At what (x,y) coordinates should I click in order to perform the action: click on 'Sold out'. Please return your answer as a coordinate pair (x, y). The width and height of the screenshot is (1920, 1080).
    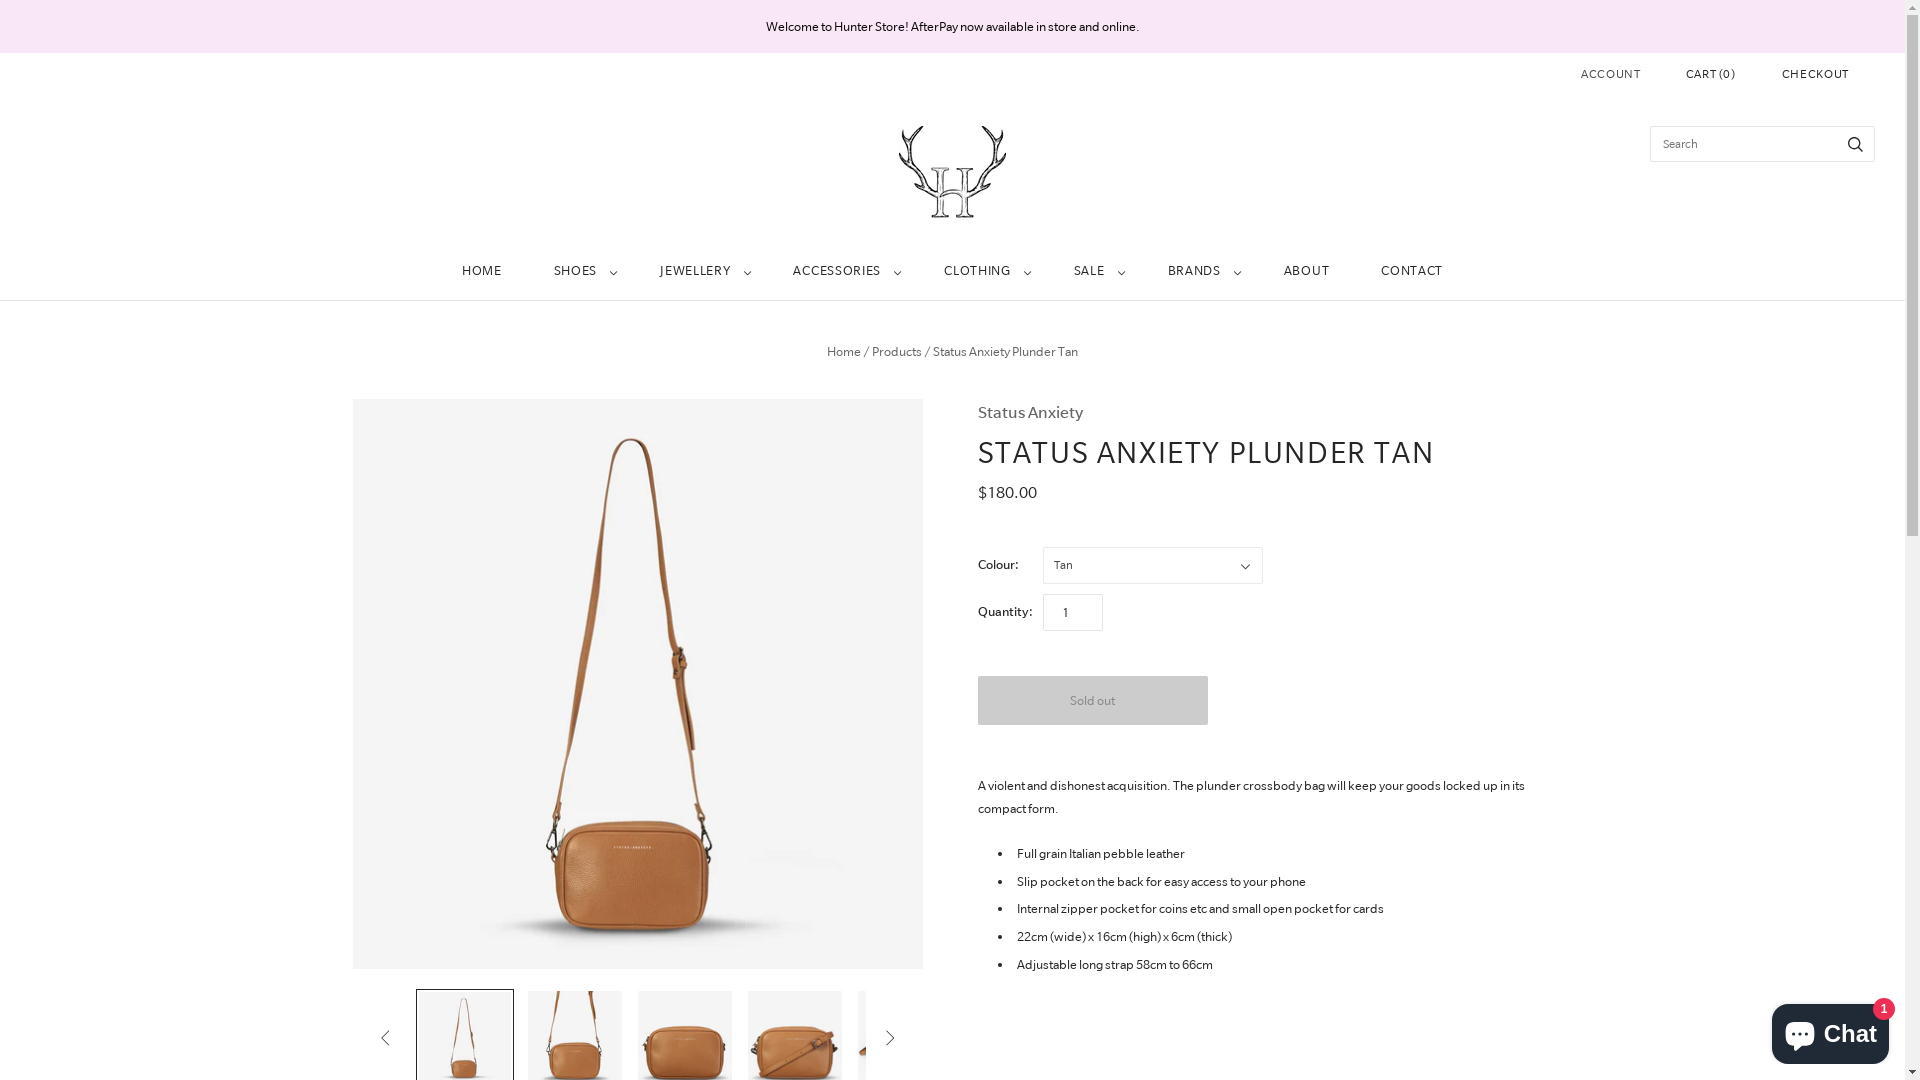
    Looking at the image, I should click on (1092, 699).